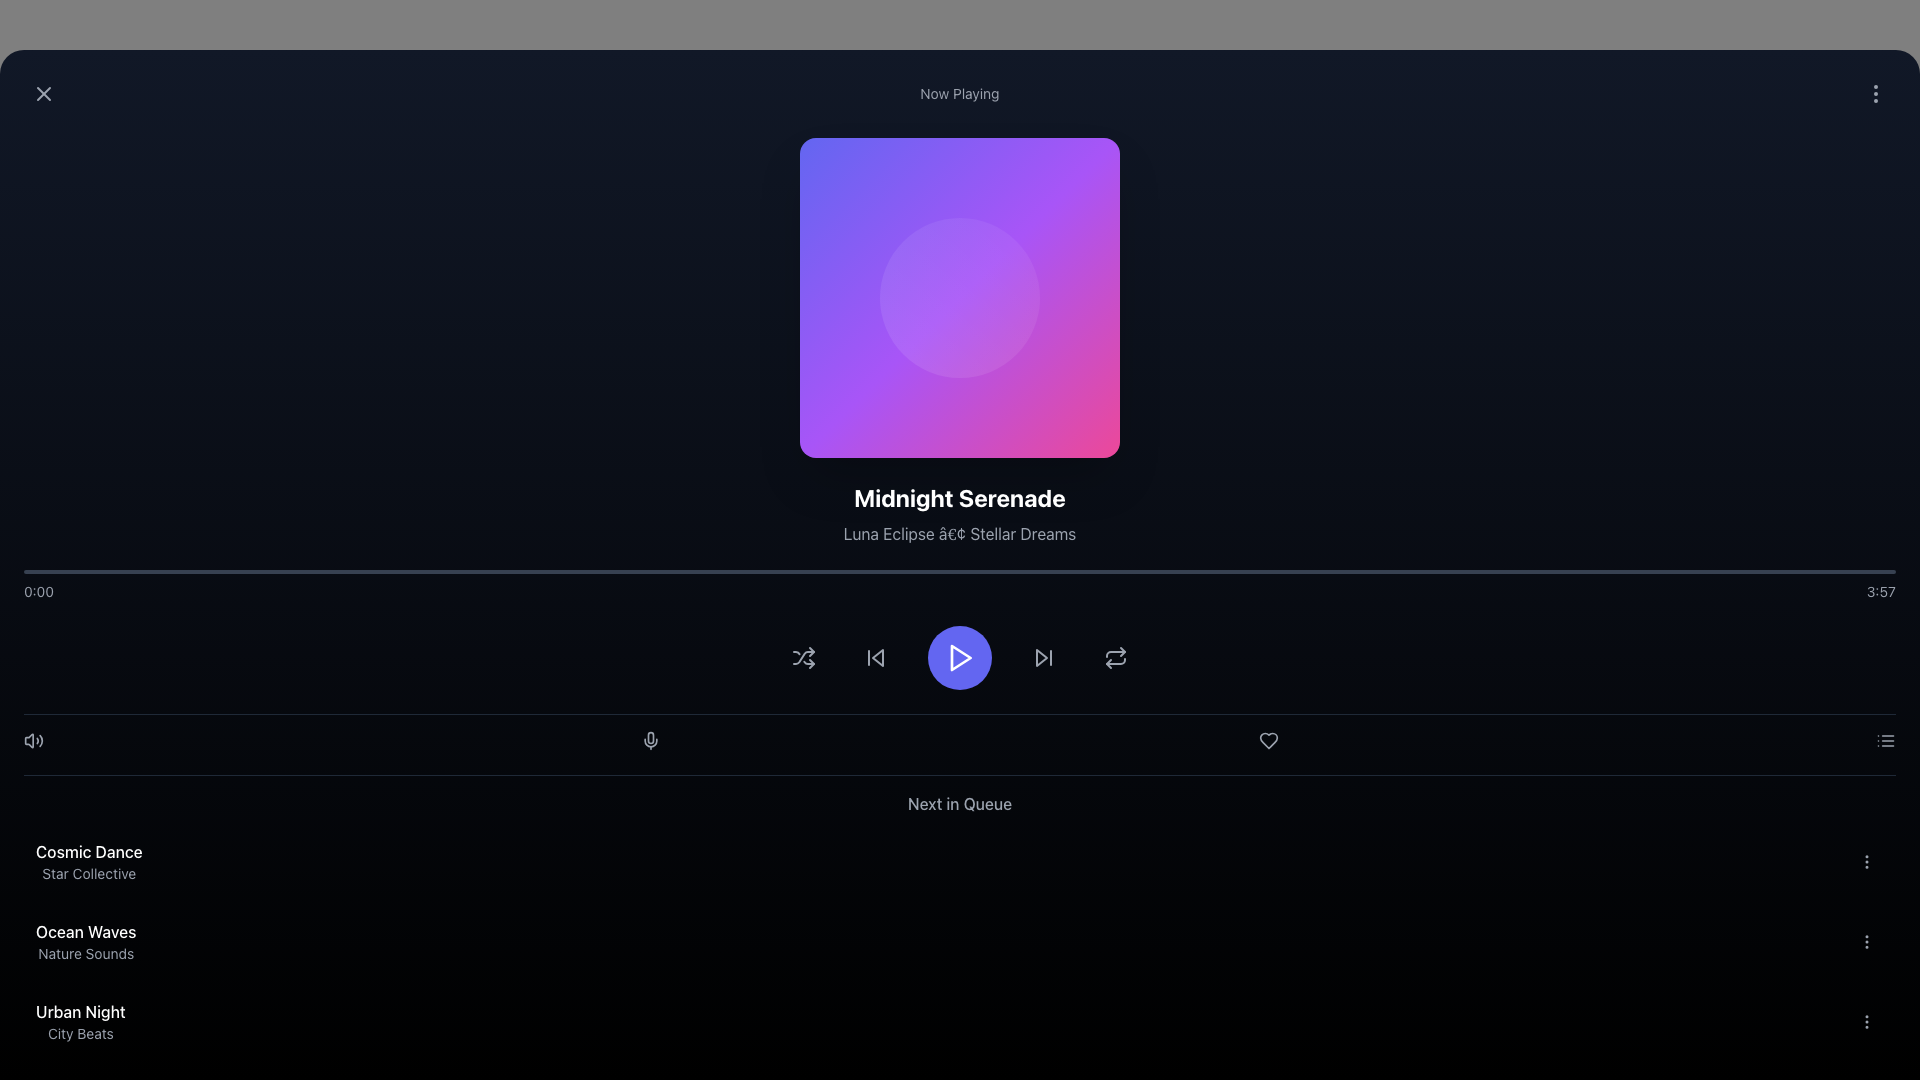 The image size is (1920, 1080). I want to click on the heart-shaped icon, which serves as a 'favorites' or 'like' button, located on the right-hand side of the interface near the 'Next in Queue' label, so click(1267, 740).